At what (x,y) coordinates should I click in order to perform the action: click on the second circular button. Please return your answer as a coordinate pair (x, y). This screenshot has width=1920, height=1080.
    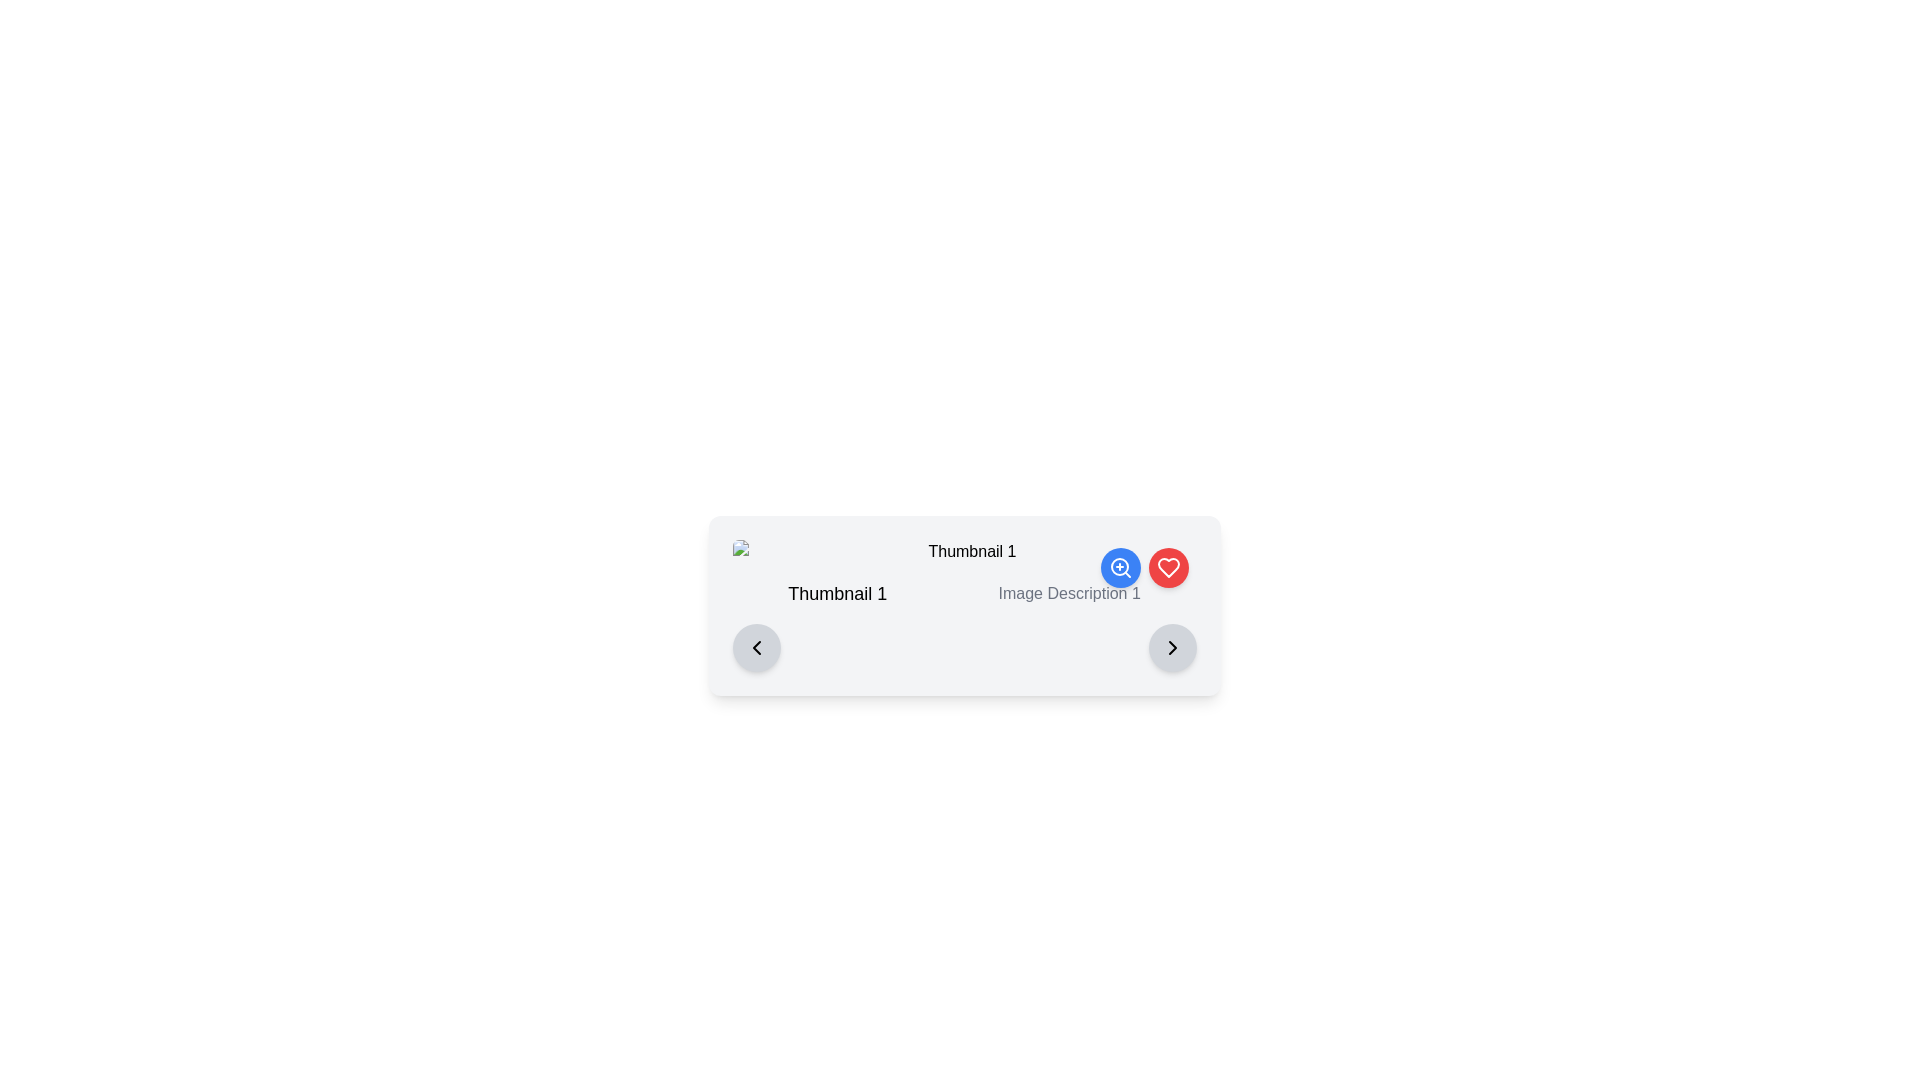
    Looking at the image, I should click on (1168, 567).